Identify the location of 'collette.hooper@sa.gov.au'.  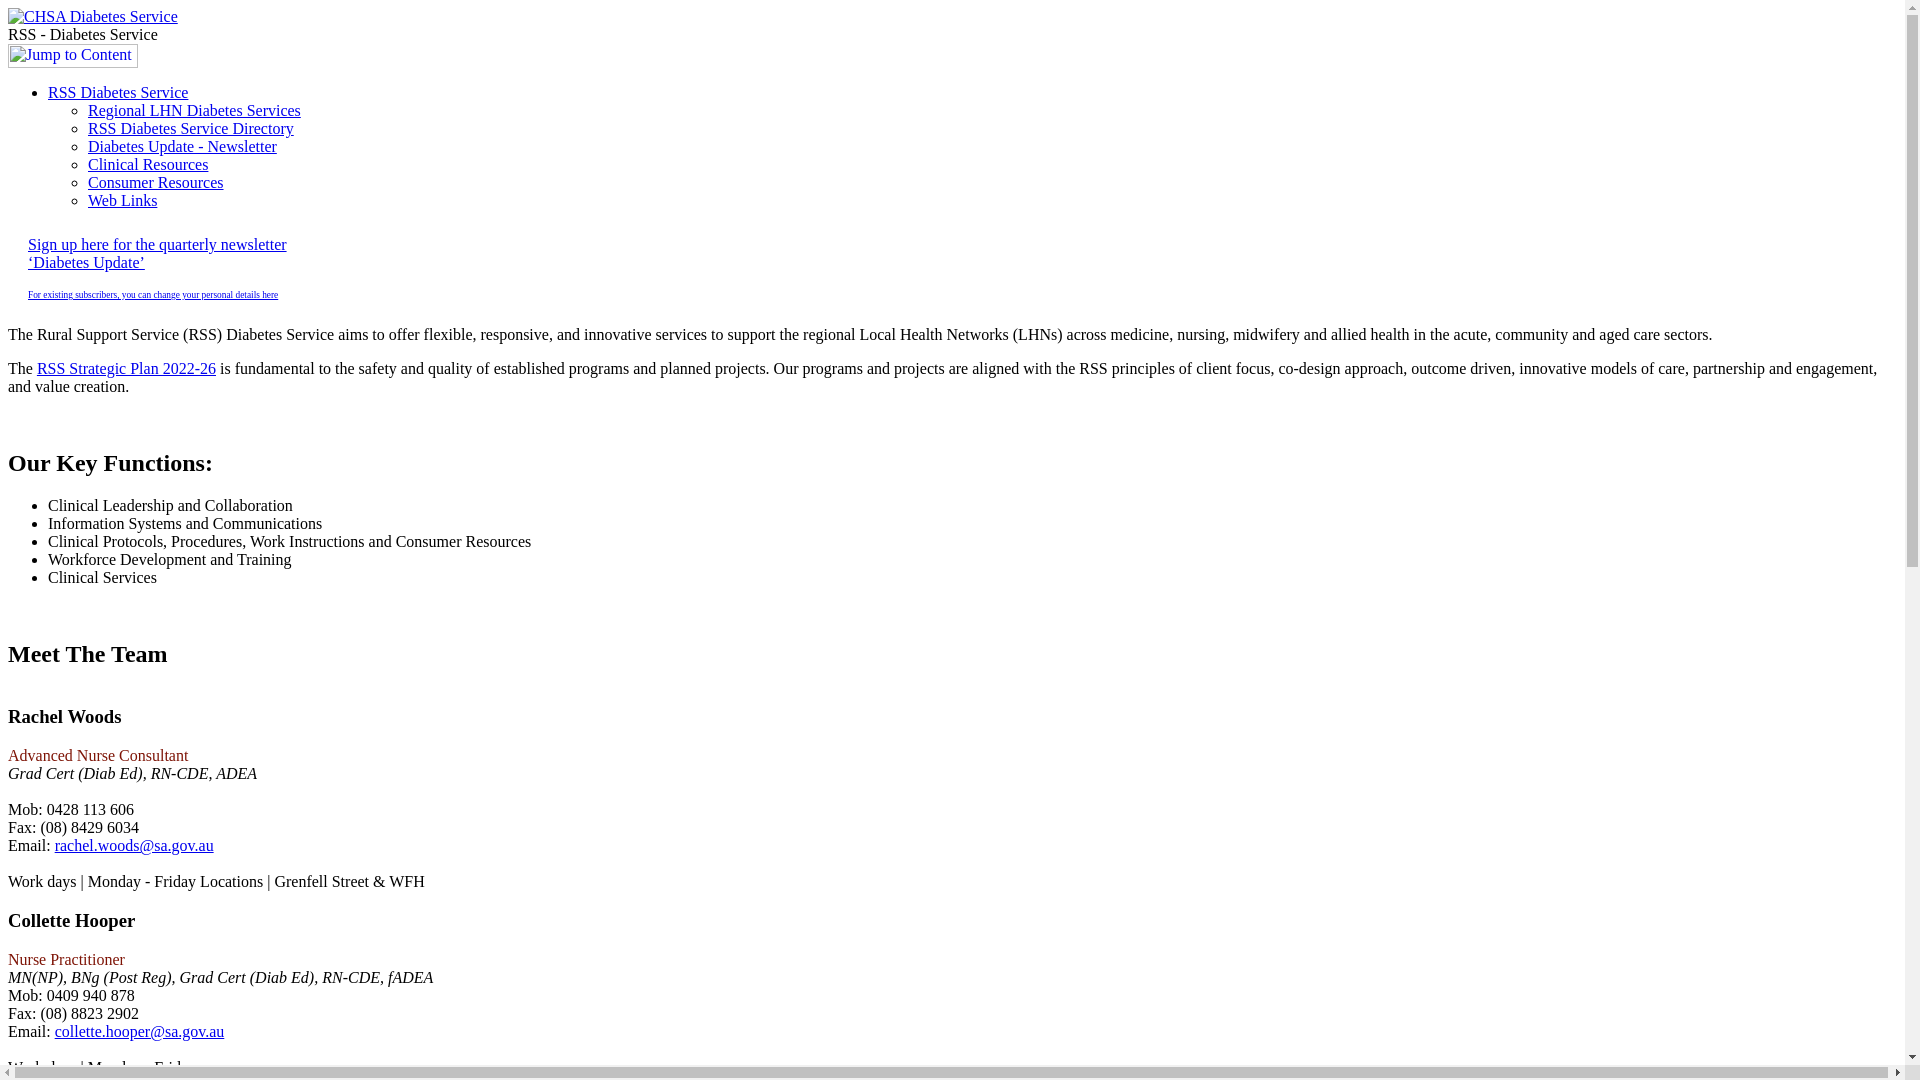
(138, 1030).